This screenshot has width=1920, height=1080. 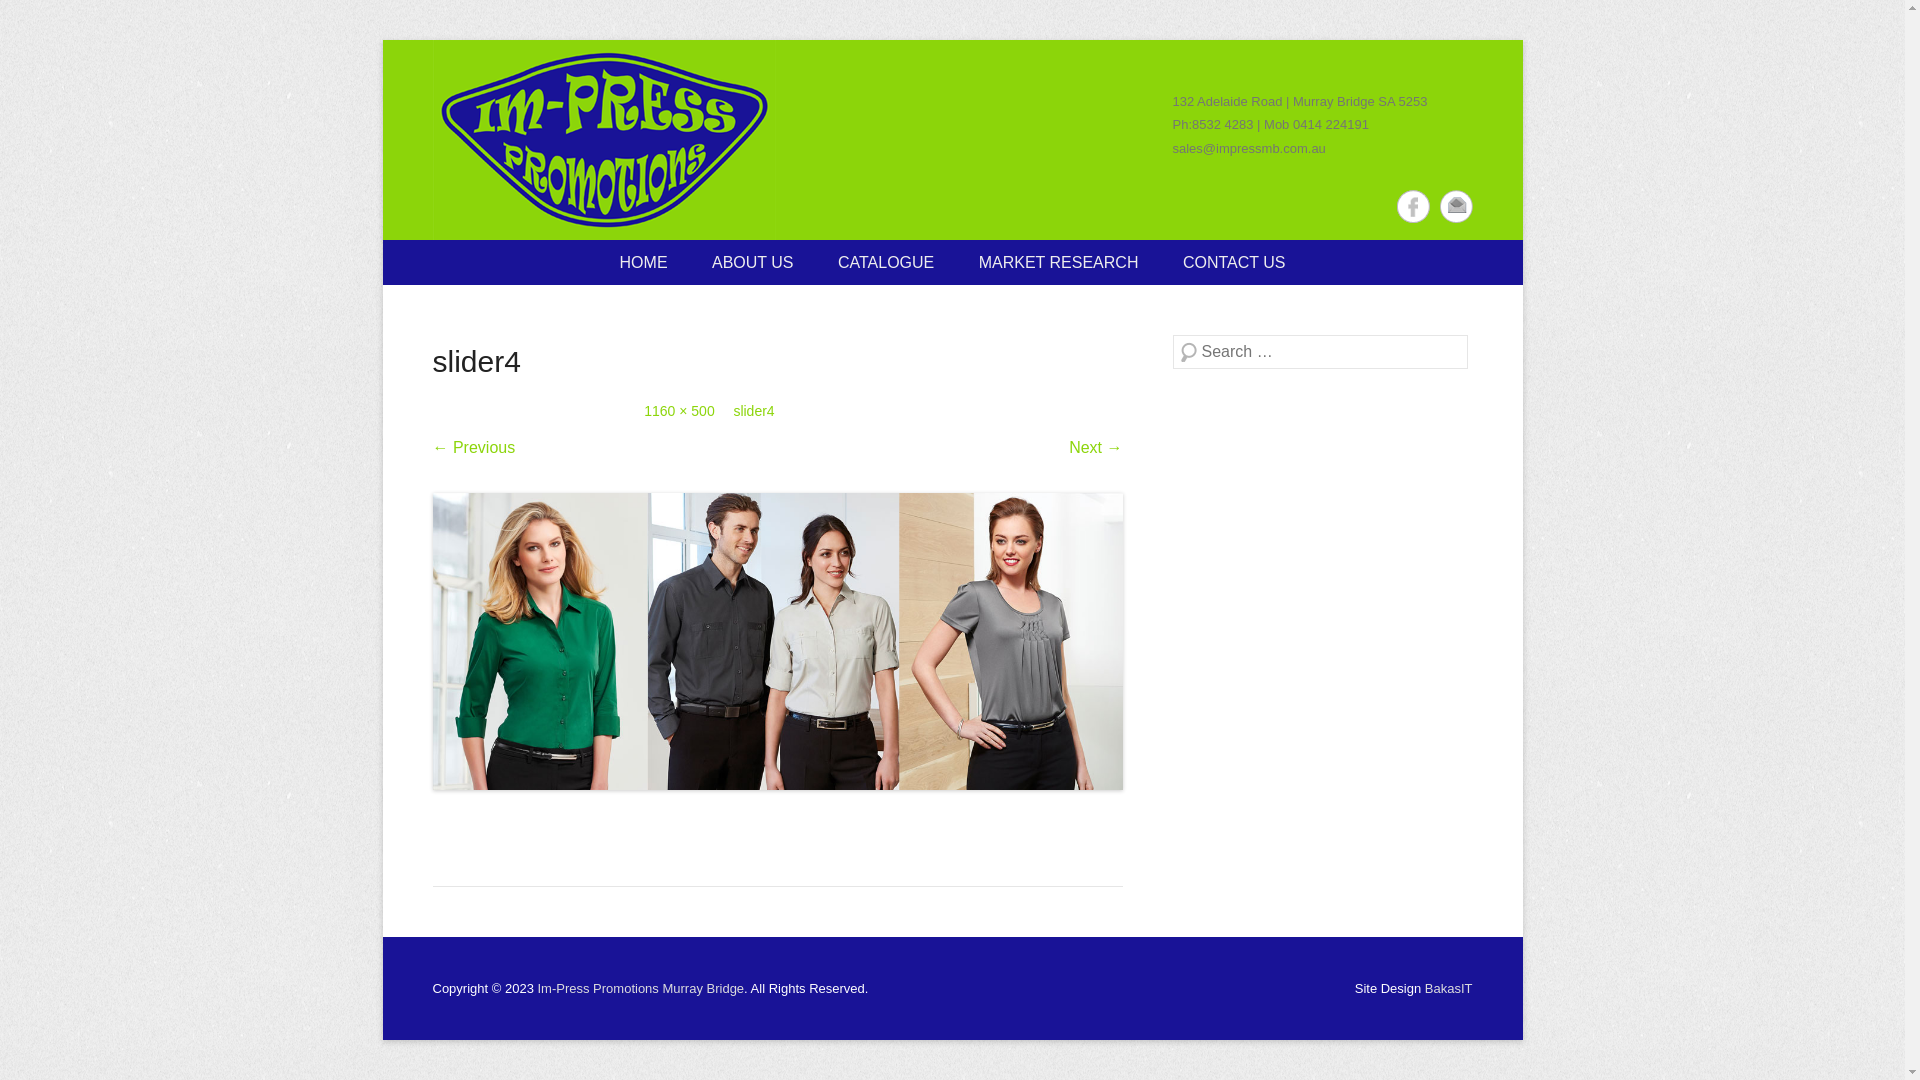 I want to click on 'Skip to content', so click(x=382, y=252).